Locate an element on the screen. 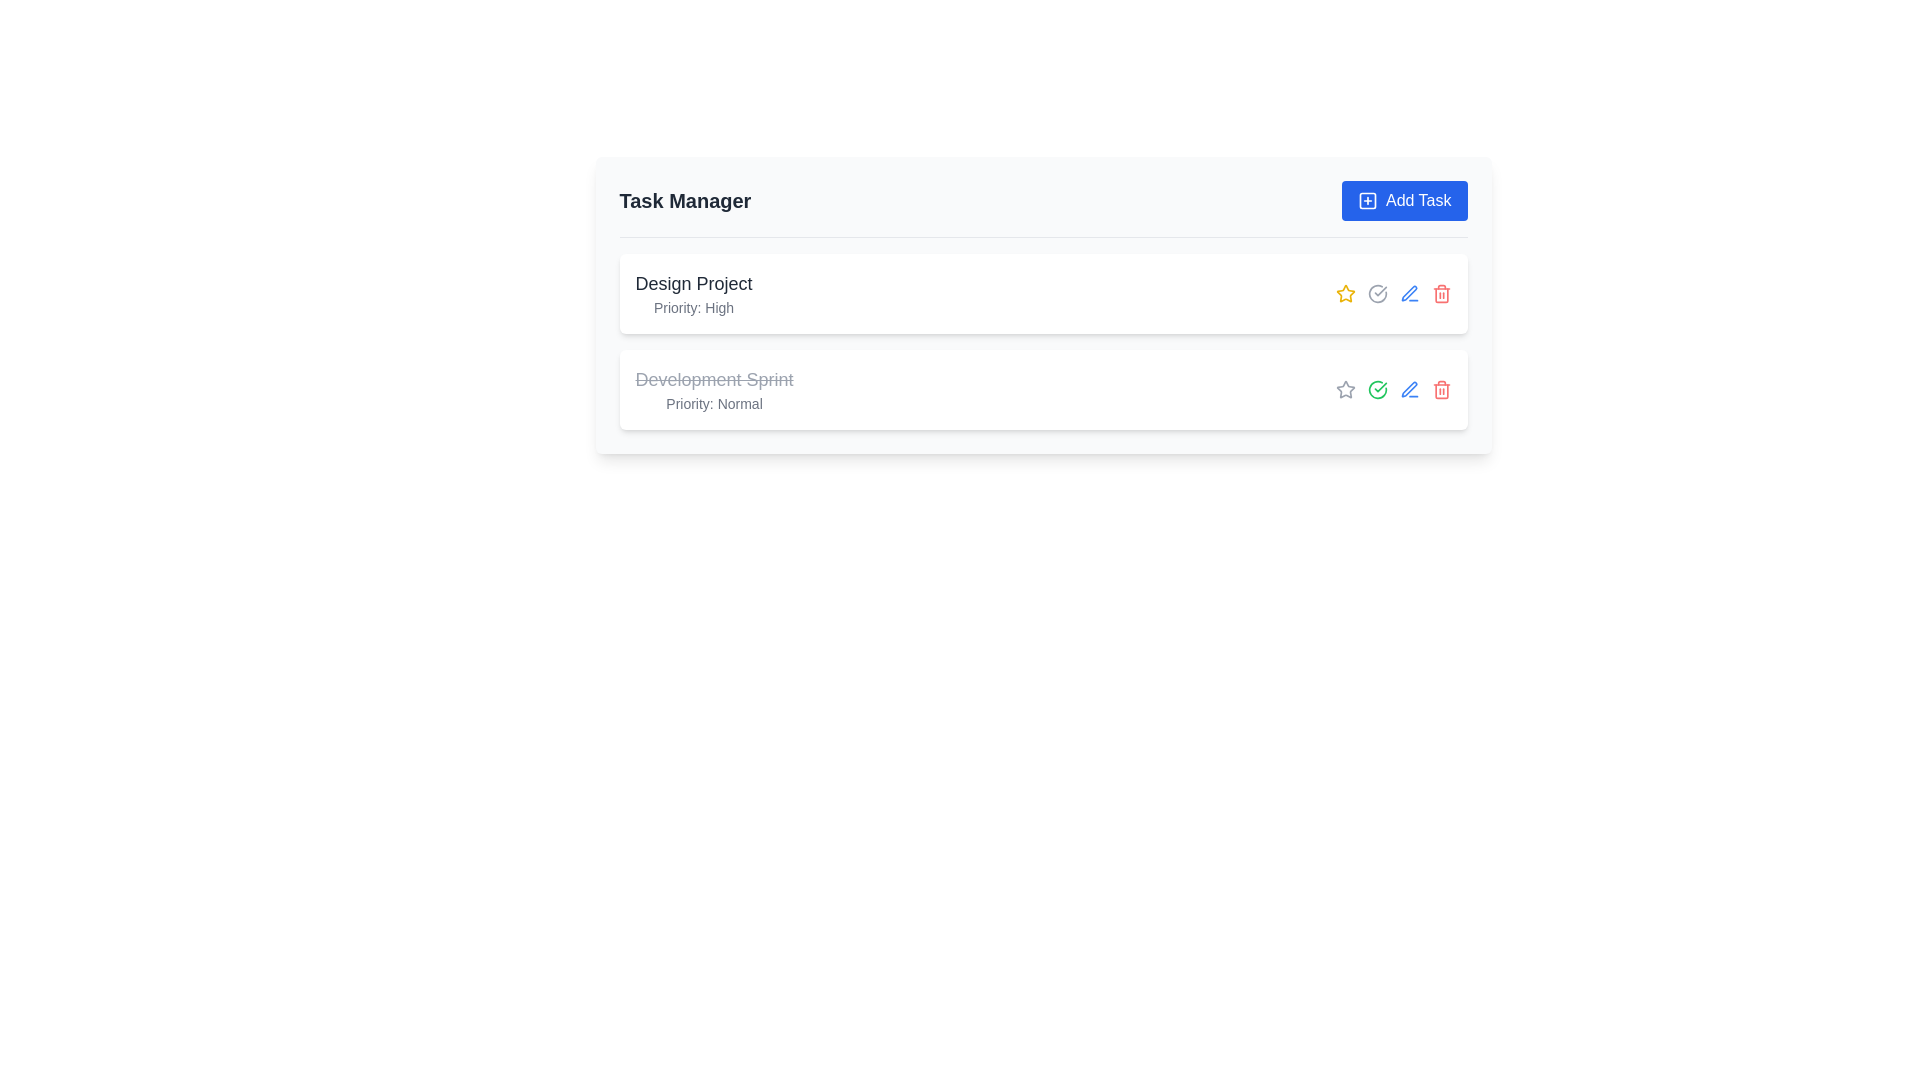 This screenshot has width=1920, height=1080. the 'High' priority label indicating the urgency of the 'Design Project' task, which is located beneath the 'Design Project' text is located at coordinates (694, 308).